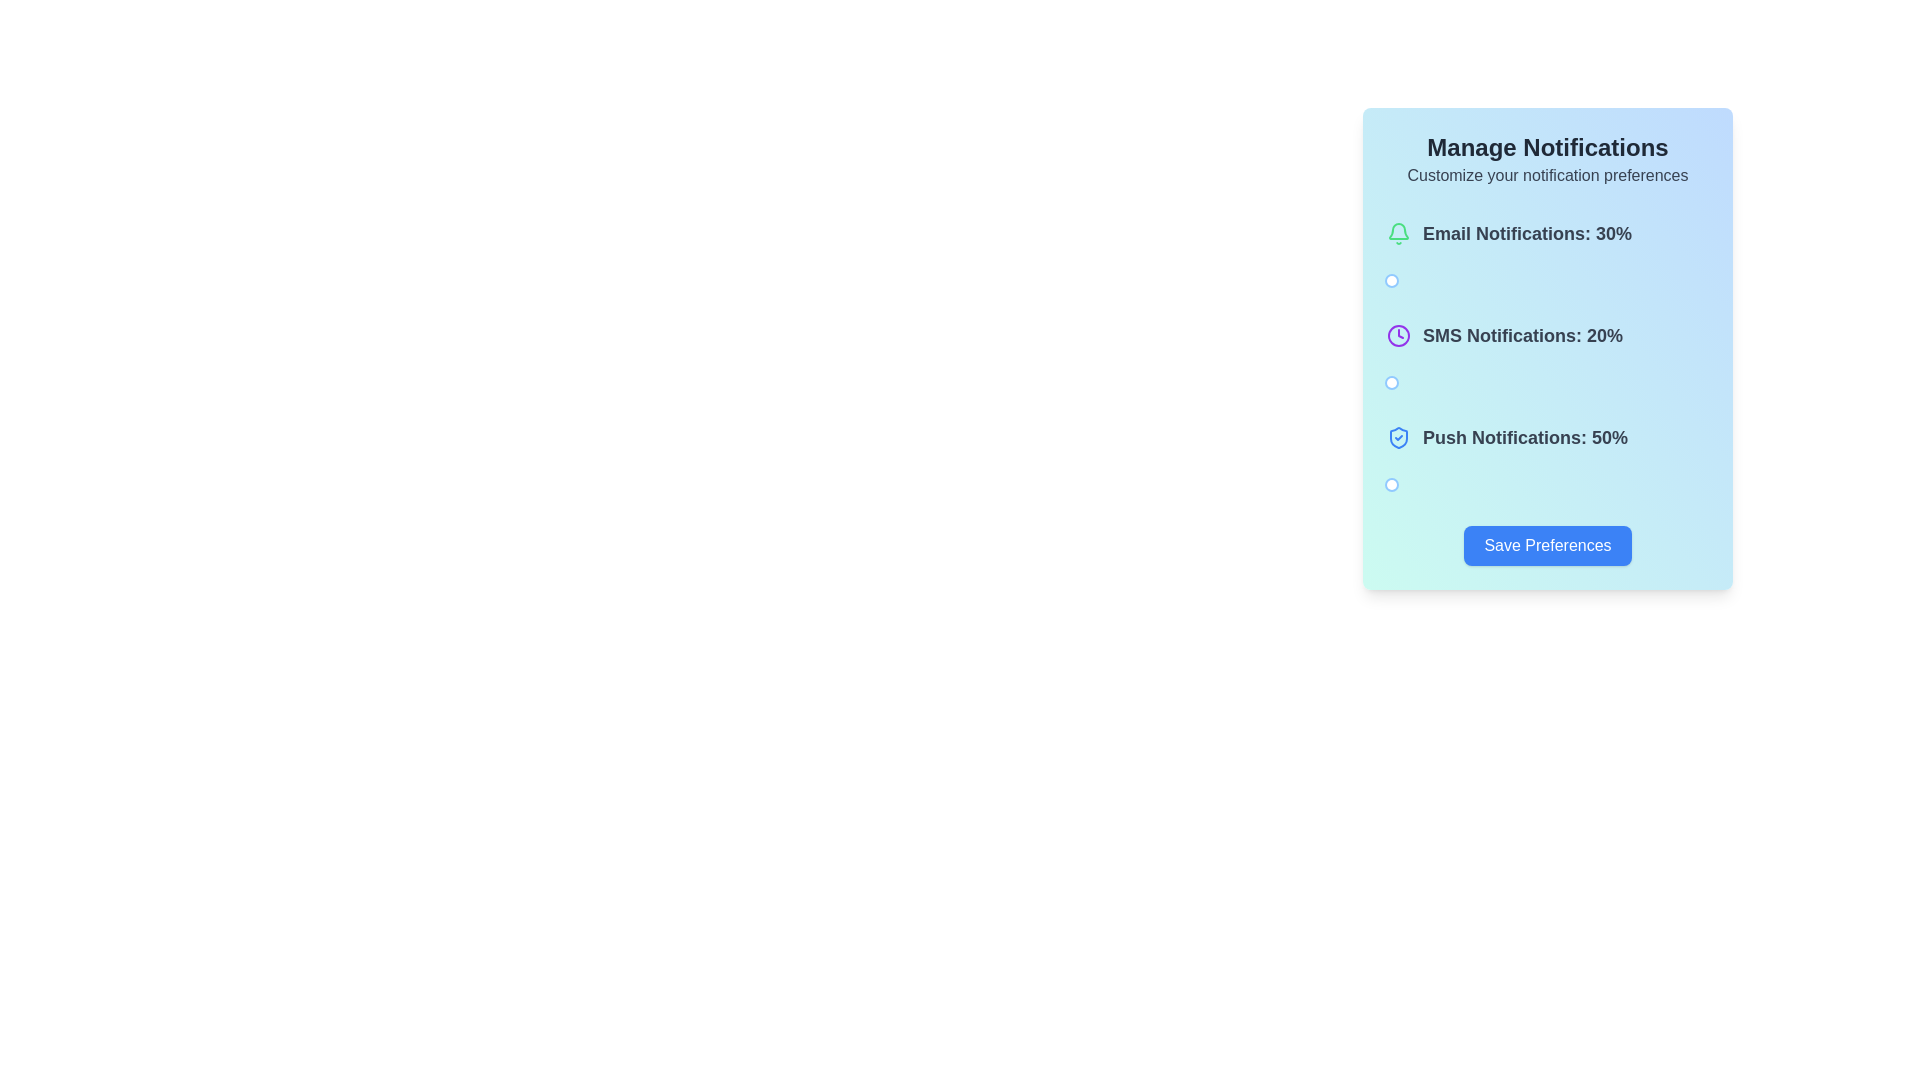 The width and height of the screenshot is (1920, 1080). Describe the element at coordinates (1397, 437) in the screenshot. I see `shield-shaped icon representing the 'Push Notifications: 50%' feature, located to the left of the corresponding label in the notification preferences card` at that location.